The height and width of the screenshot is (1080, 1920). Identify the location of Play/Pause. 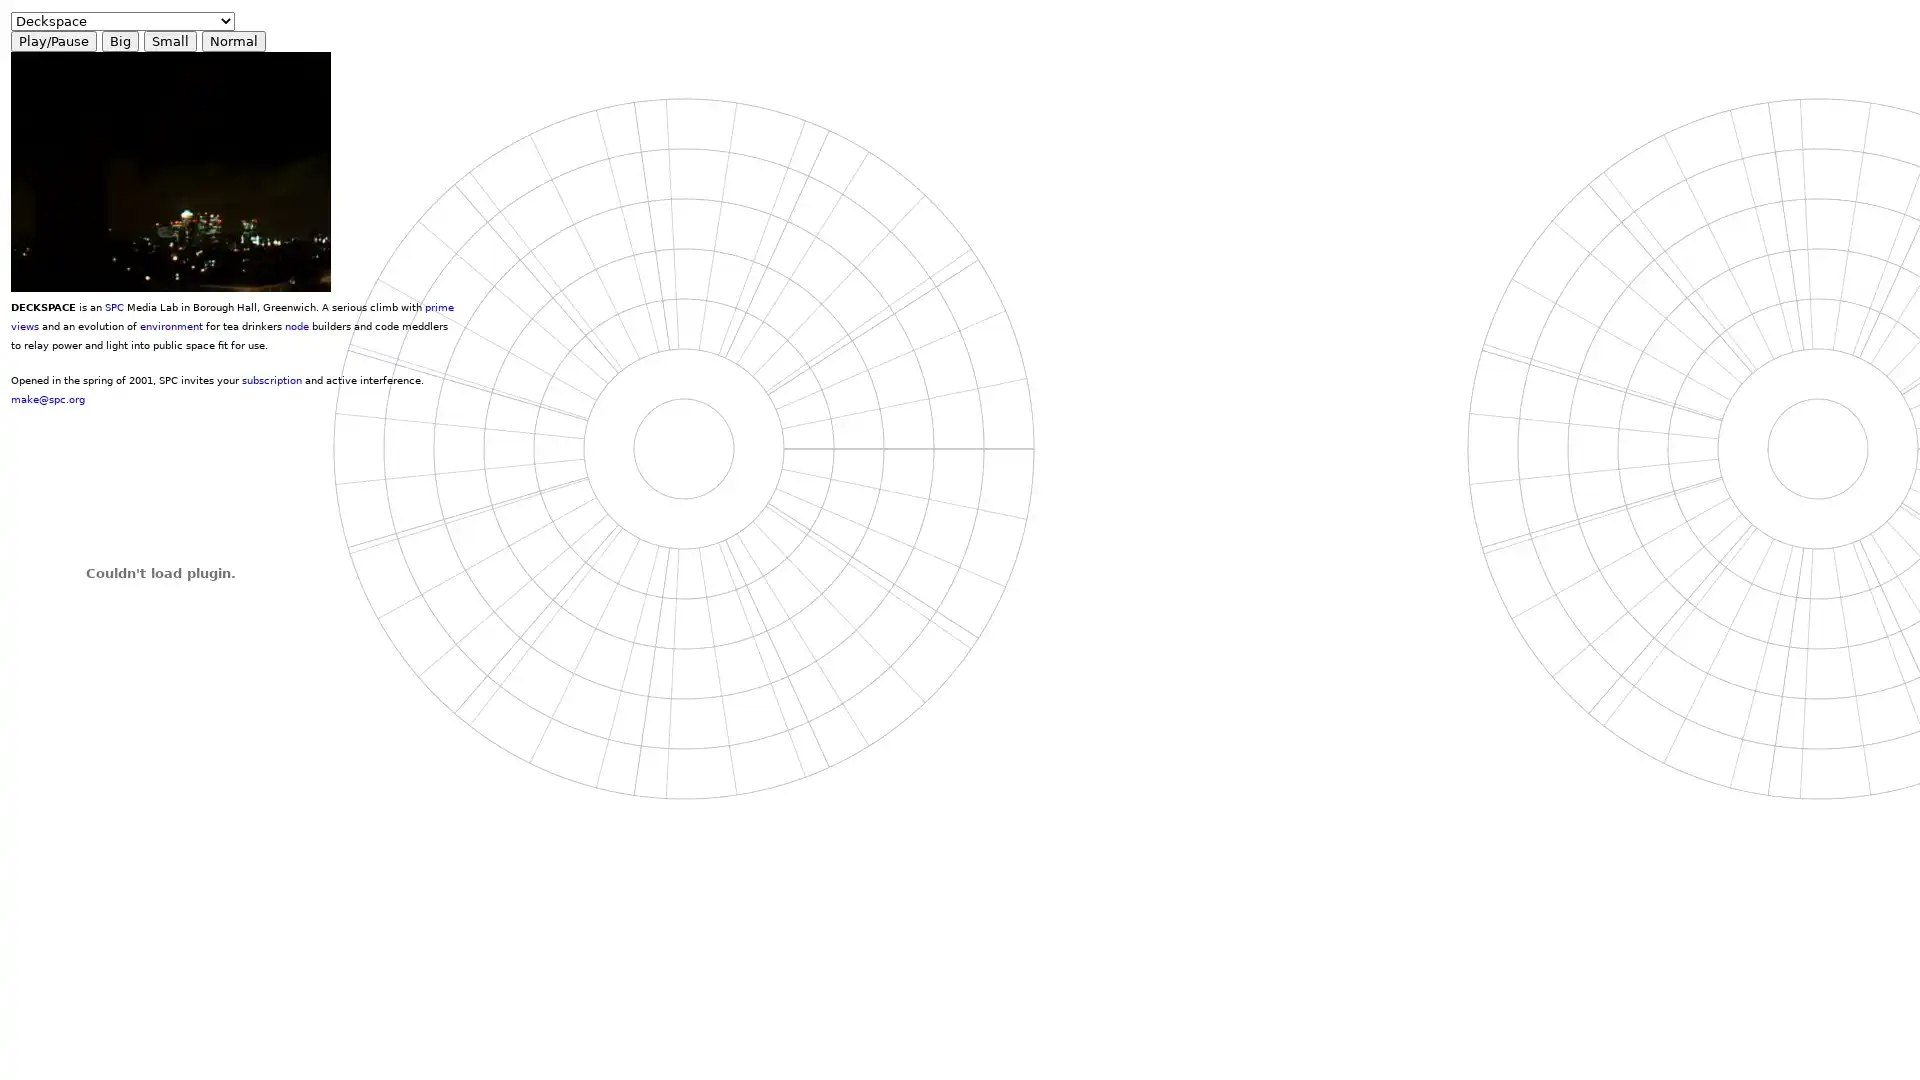
(53, 41).